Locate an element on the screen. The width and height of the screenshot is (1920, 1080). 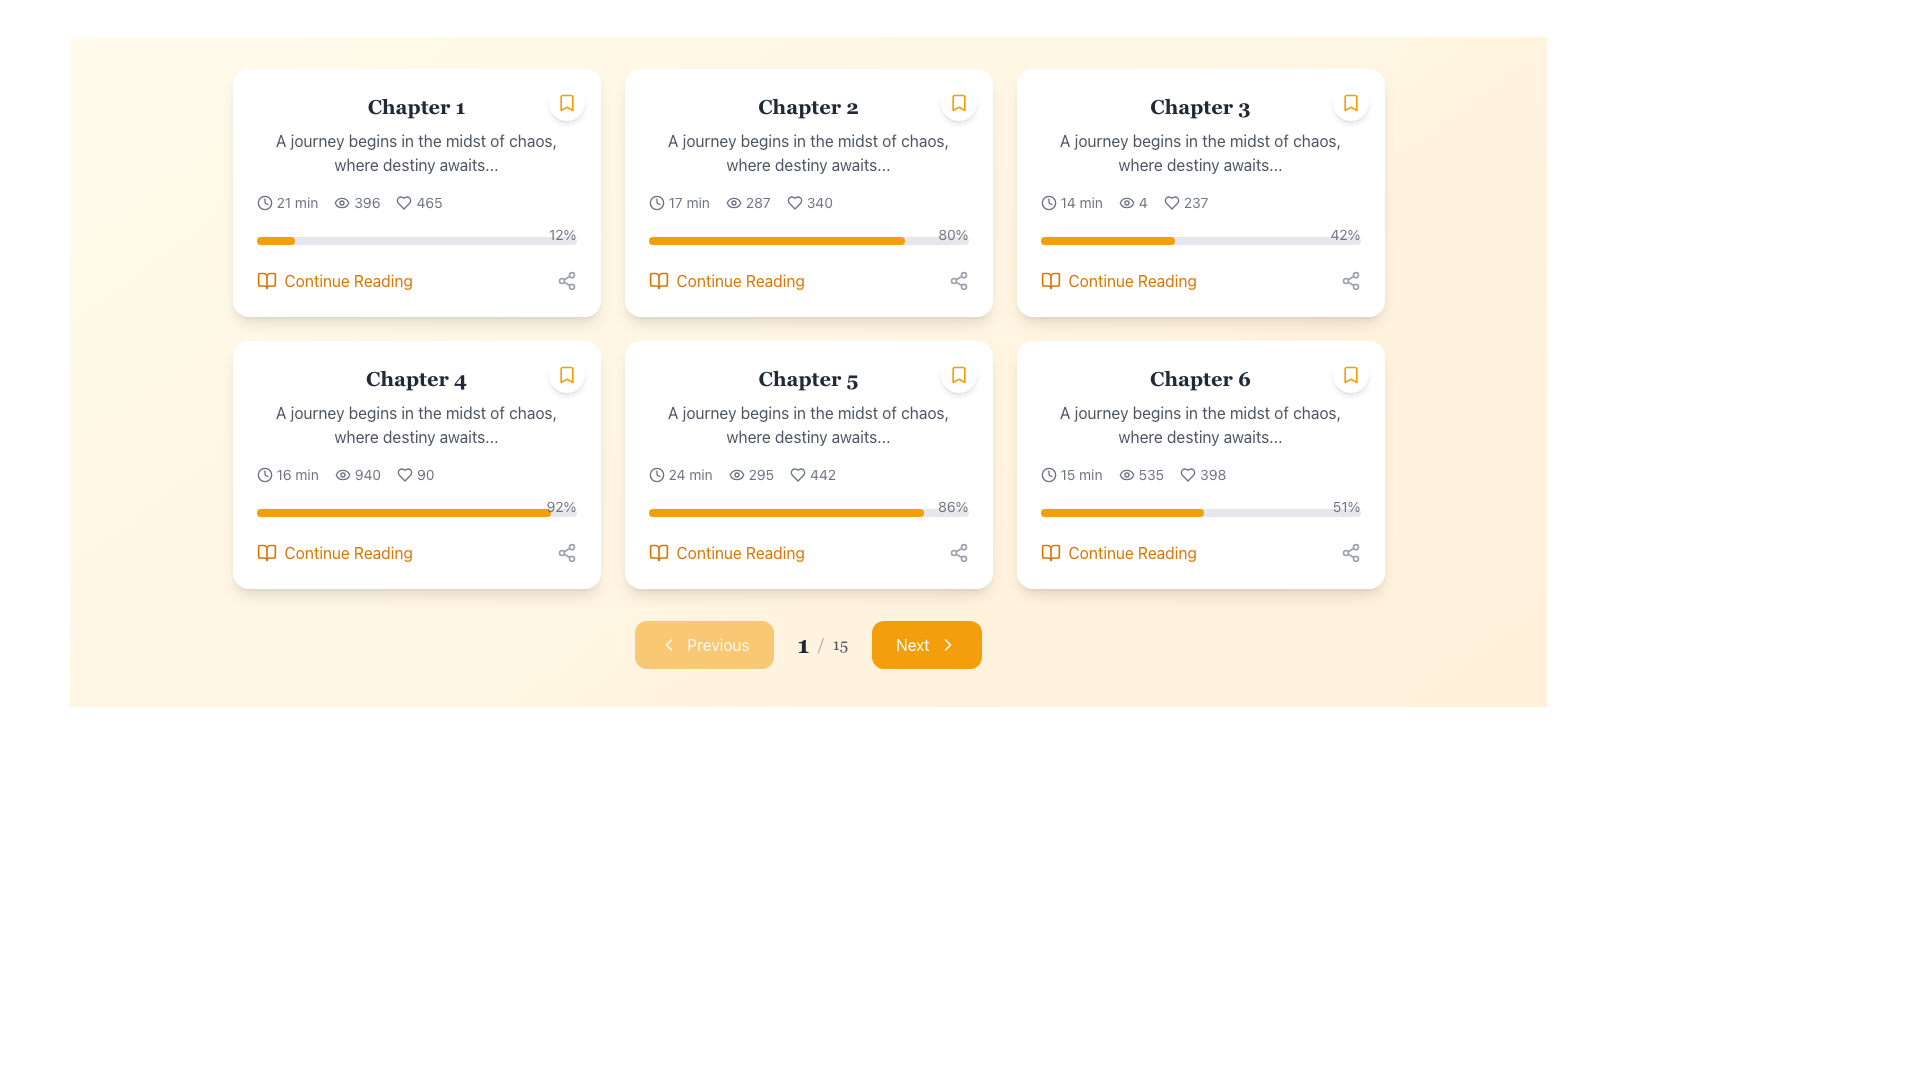
the text display element showing the page number '1', which is styled with a large, bold font and is part of the pagination indicator, located between the 'Previous' and 'Next' buttons is located at coordinates (803, 644).